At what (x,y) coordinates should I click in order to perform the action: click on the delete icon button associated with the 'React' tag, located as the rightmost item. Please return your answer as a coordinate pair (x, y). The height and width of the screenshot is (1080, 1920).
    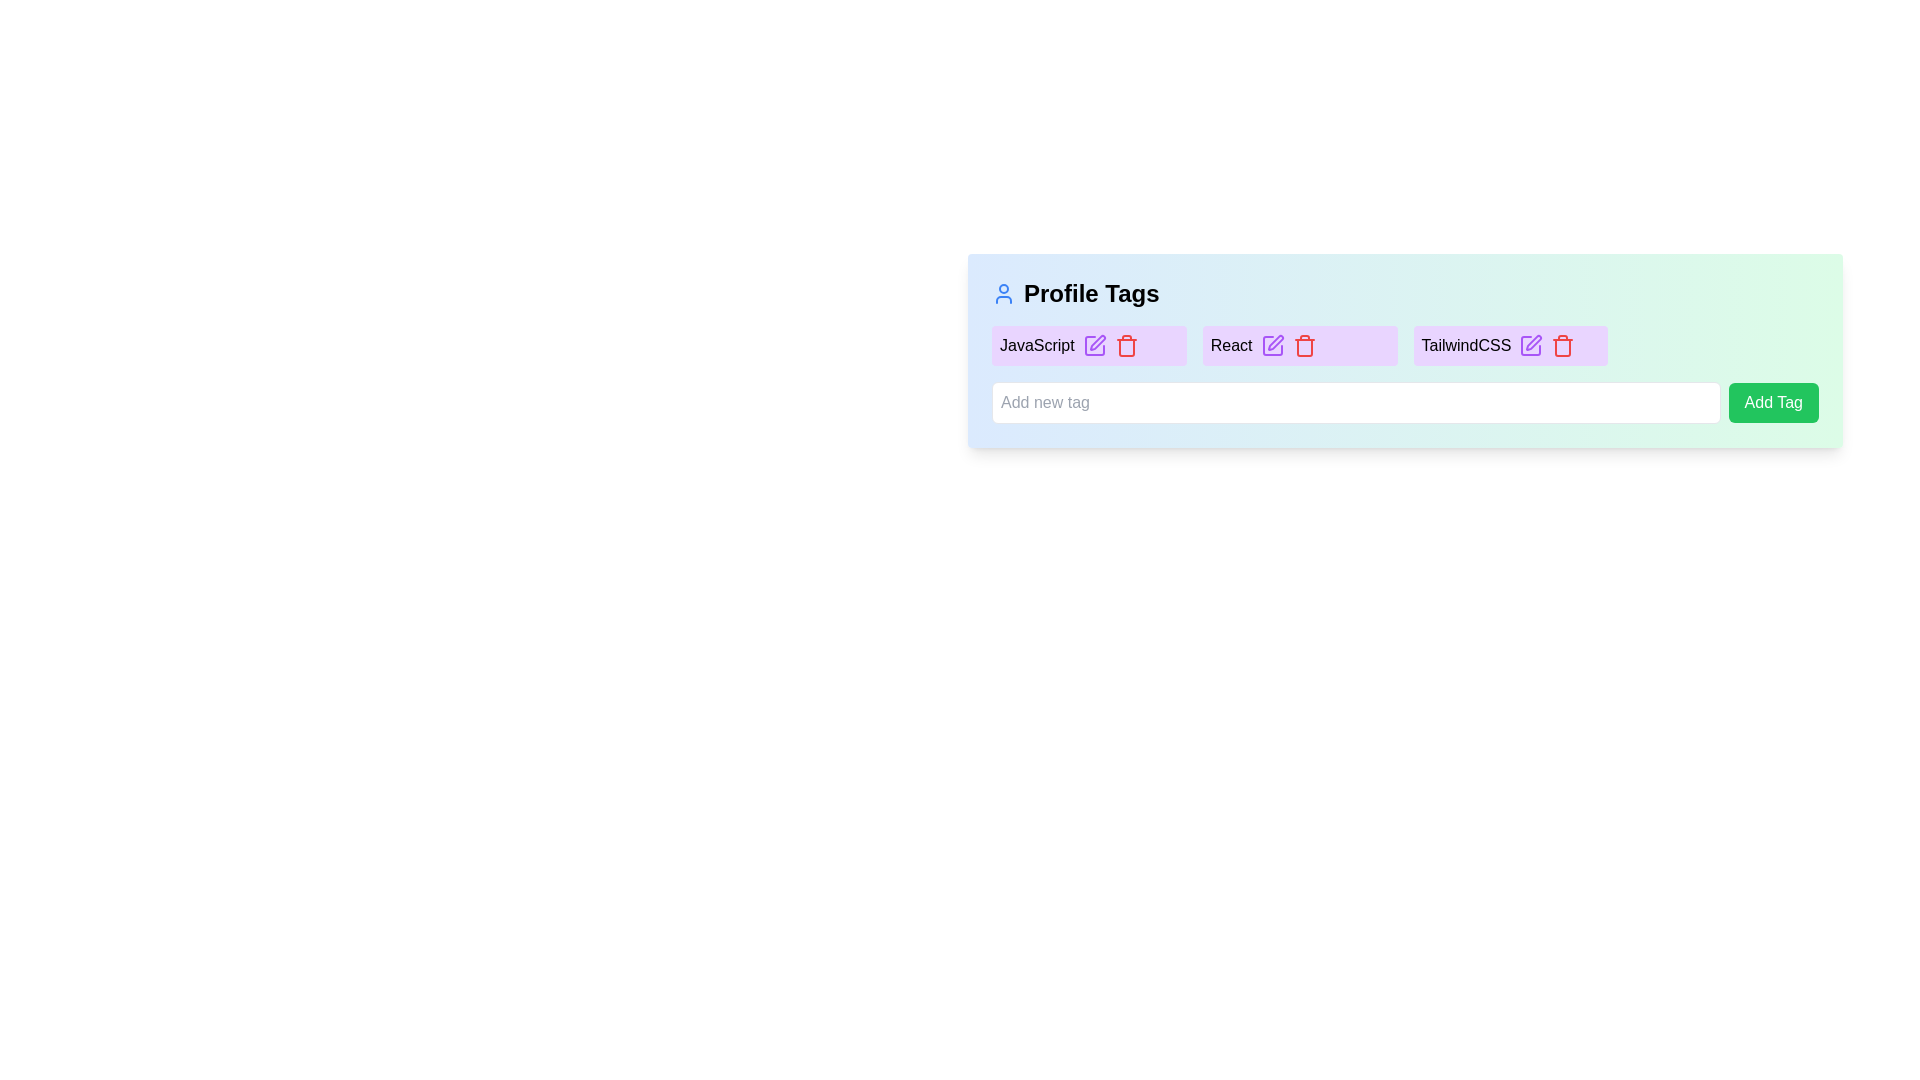
    Looking at the image, I should click on (1304, 345).